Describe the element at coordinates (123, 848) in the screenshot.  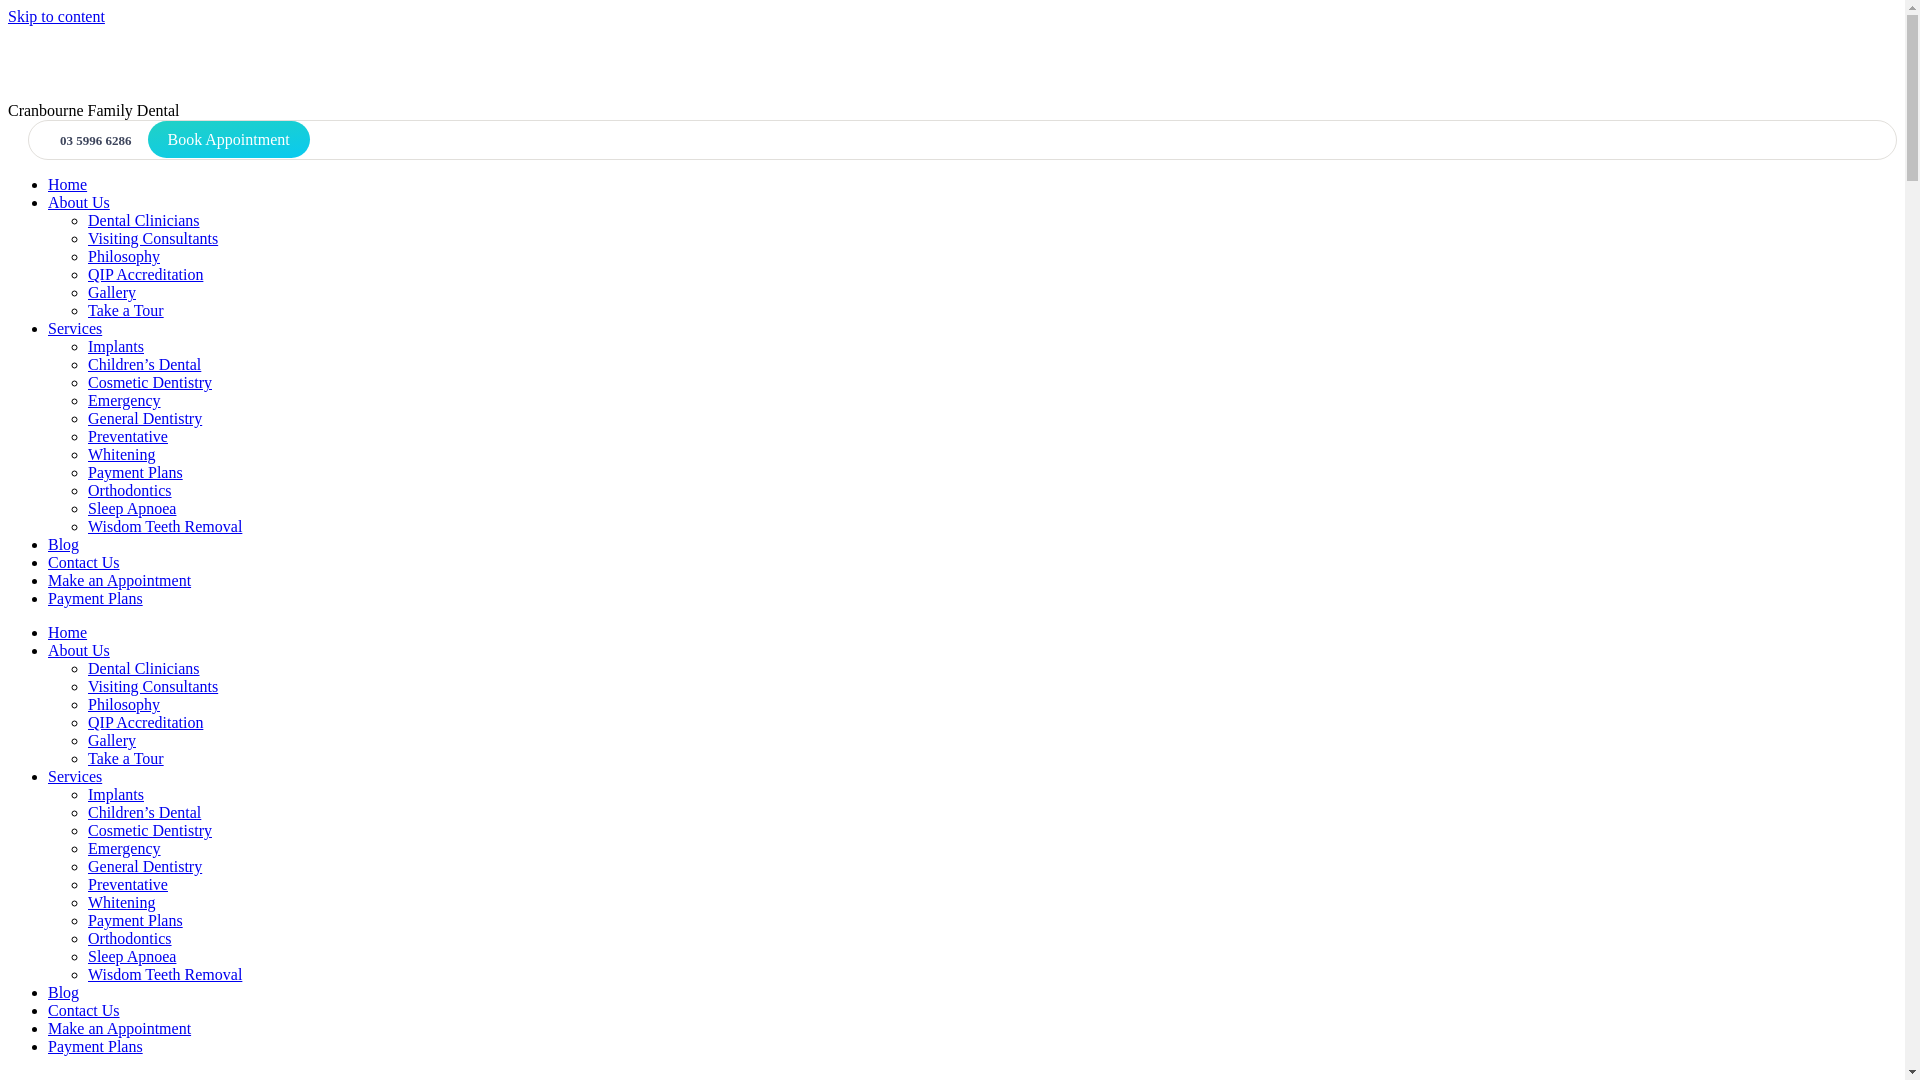
I see `'Emergency'` at that location.